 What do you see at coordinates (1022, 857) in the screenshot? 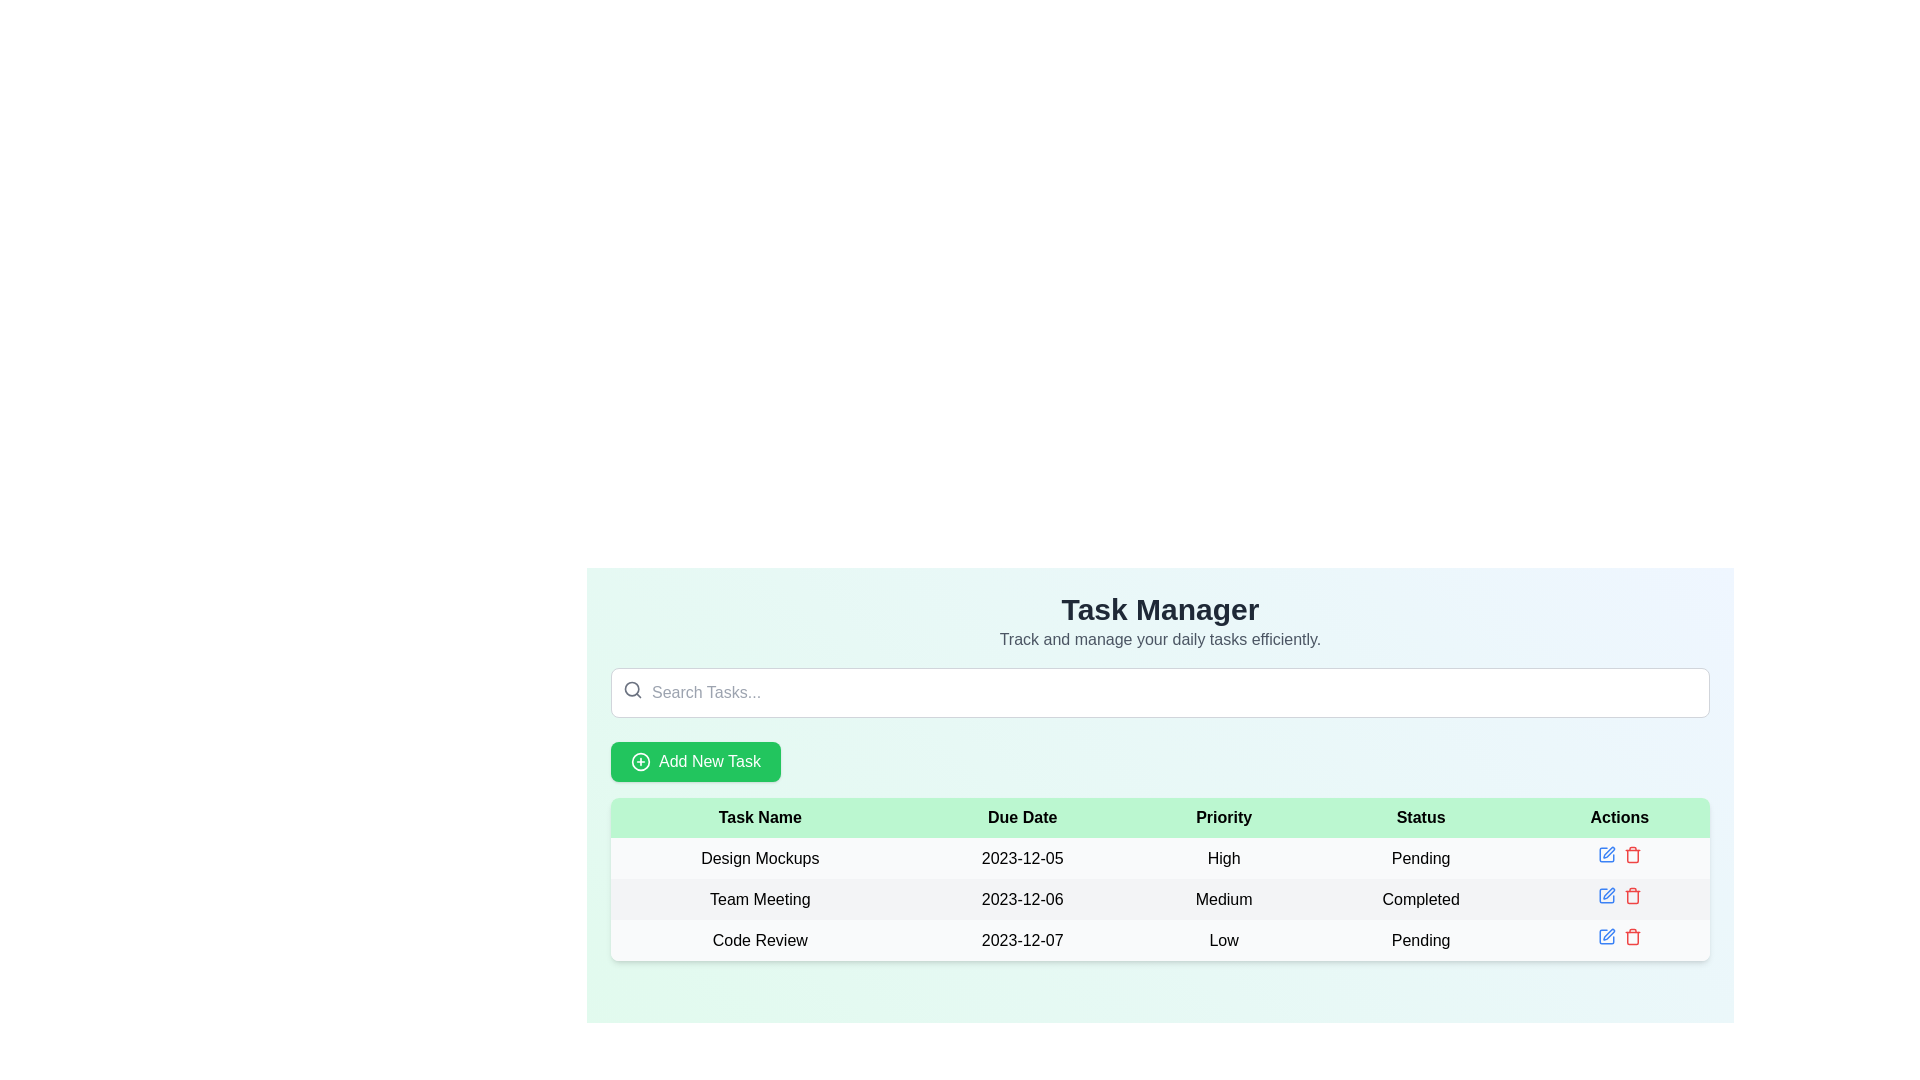
I see `the Text label indicating the due date for the task in the second column of the first row of the data table, located next to 'Design Mockups' and 'High'` at bounding box center [1022, 857].